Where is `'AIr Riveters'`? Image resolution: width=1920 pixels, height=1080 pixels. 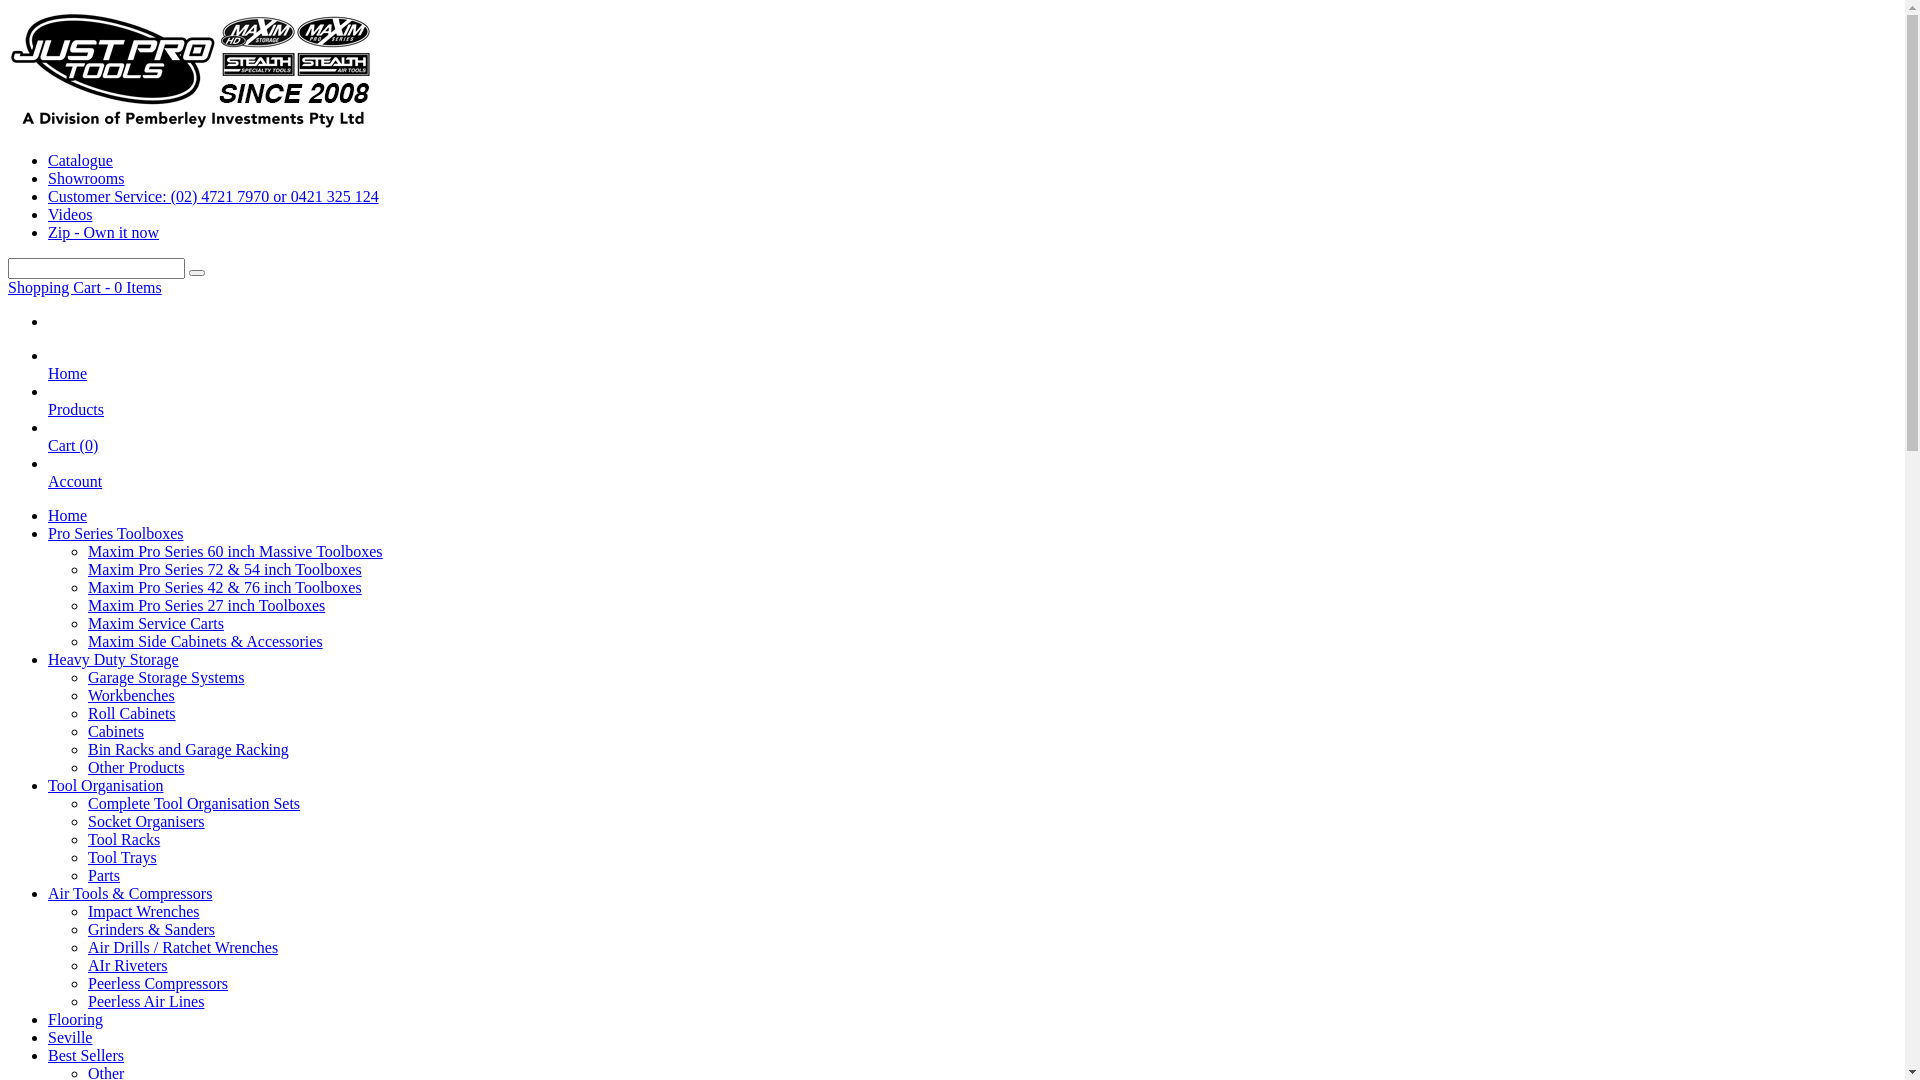 'AIr Riveters' is located at coordinates (127, 964).